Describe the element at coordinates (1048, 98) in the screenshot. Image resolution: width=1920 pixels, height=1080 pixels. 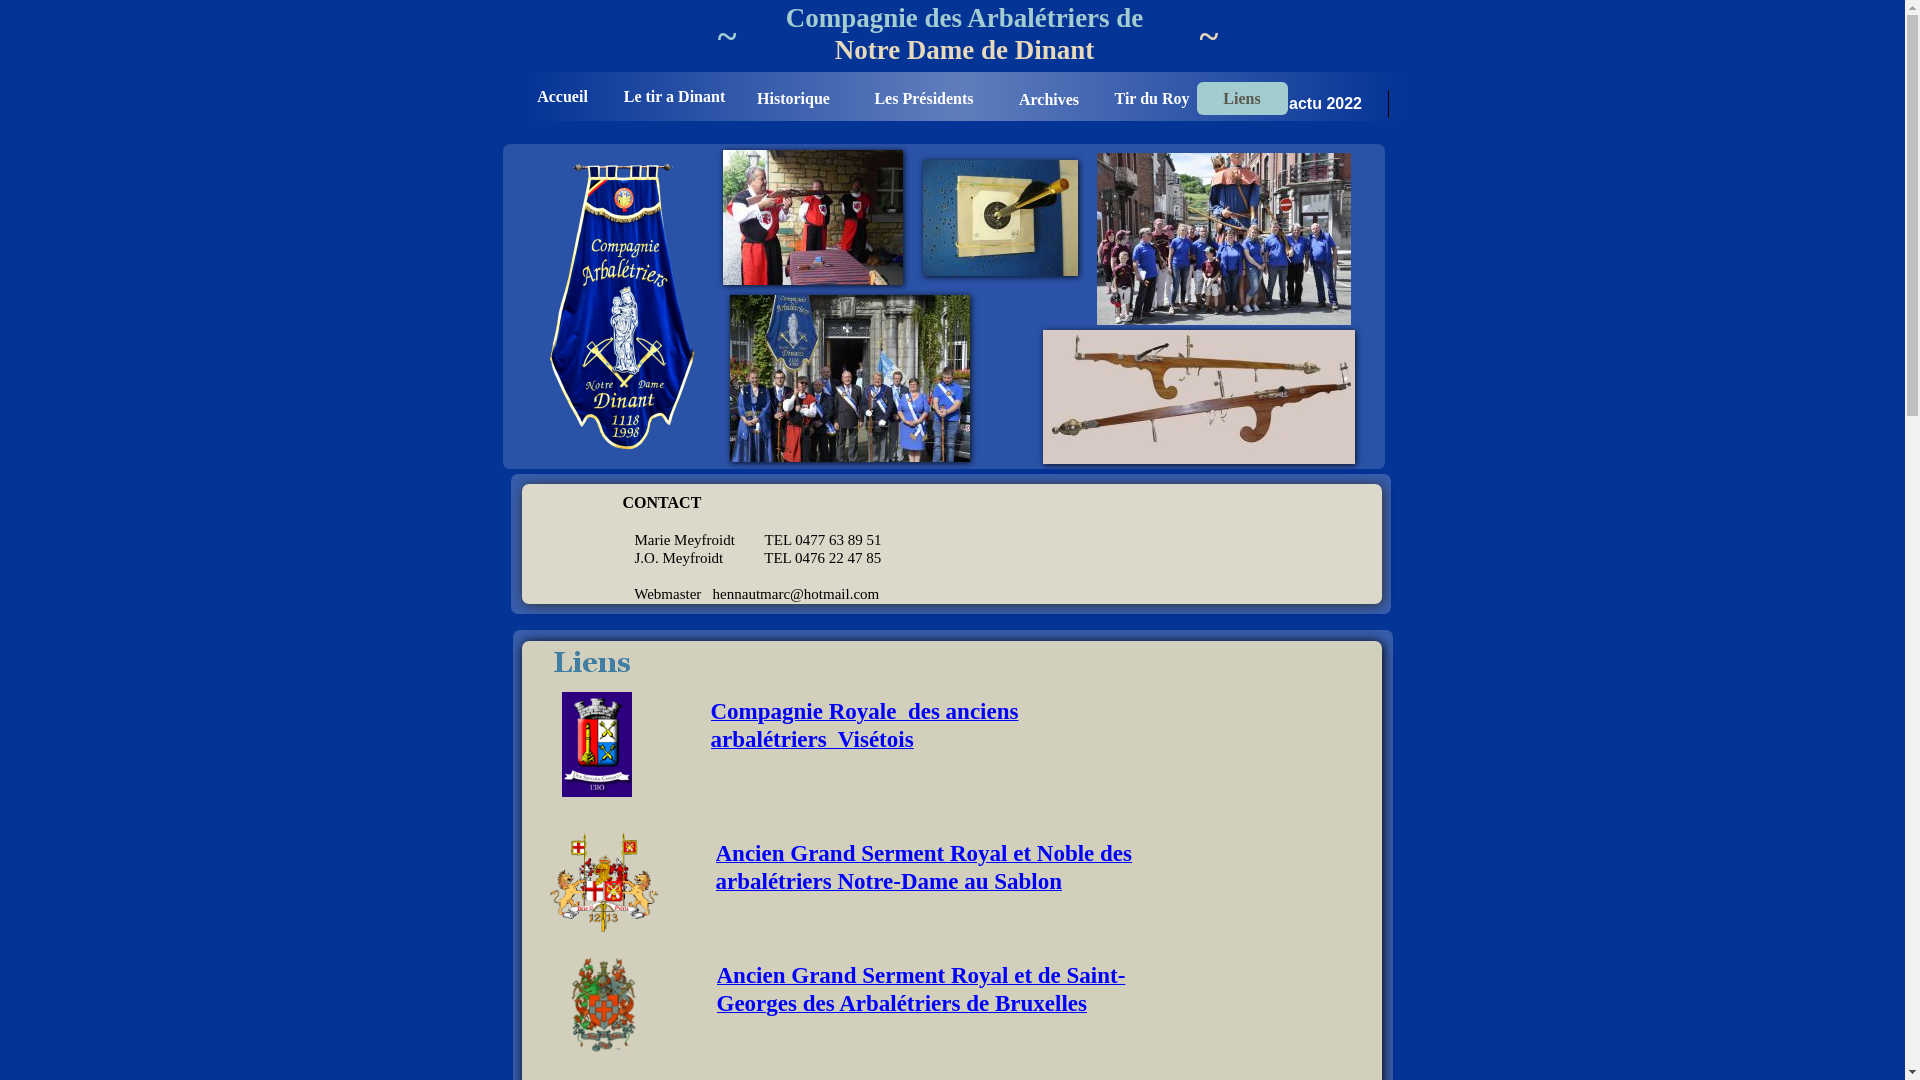
I see `'Archives'` at that location.